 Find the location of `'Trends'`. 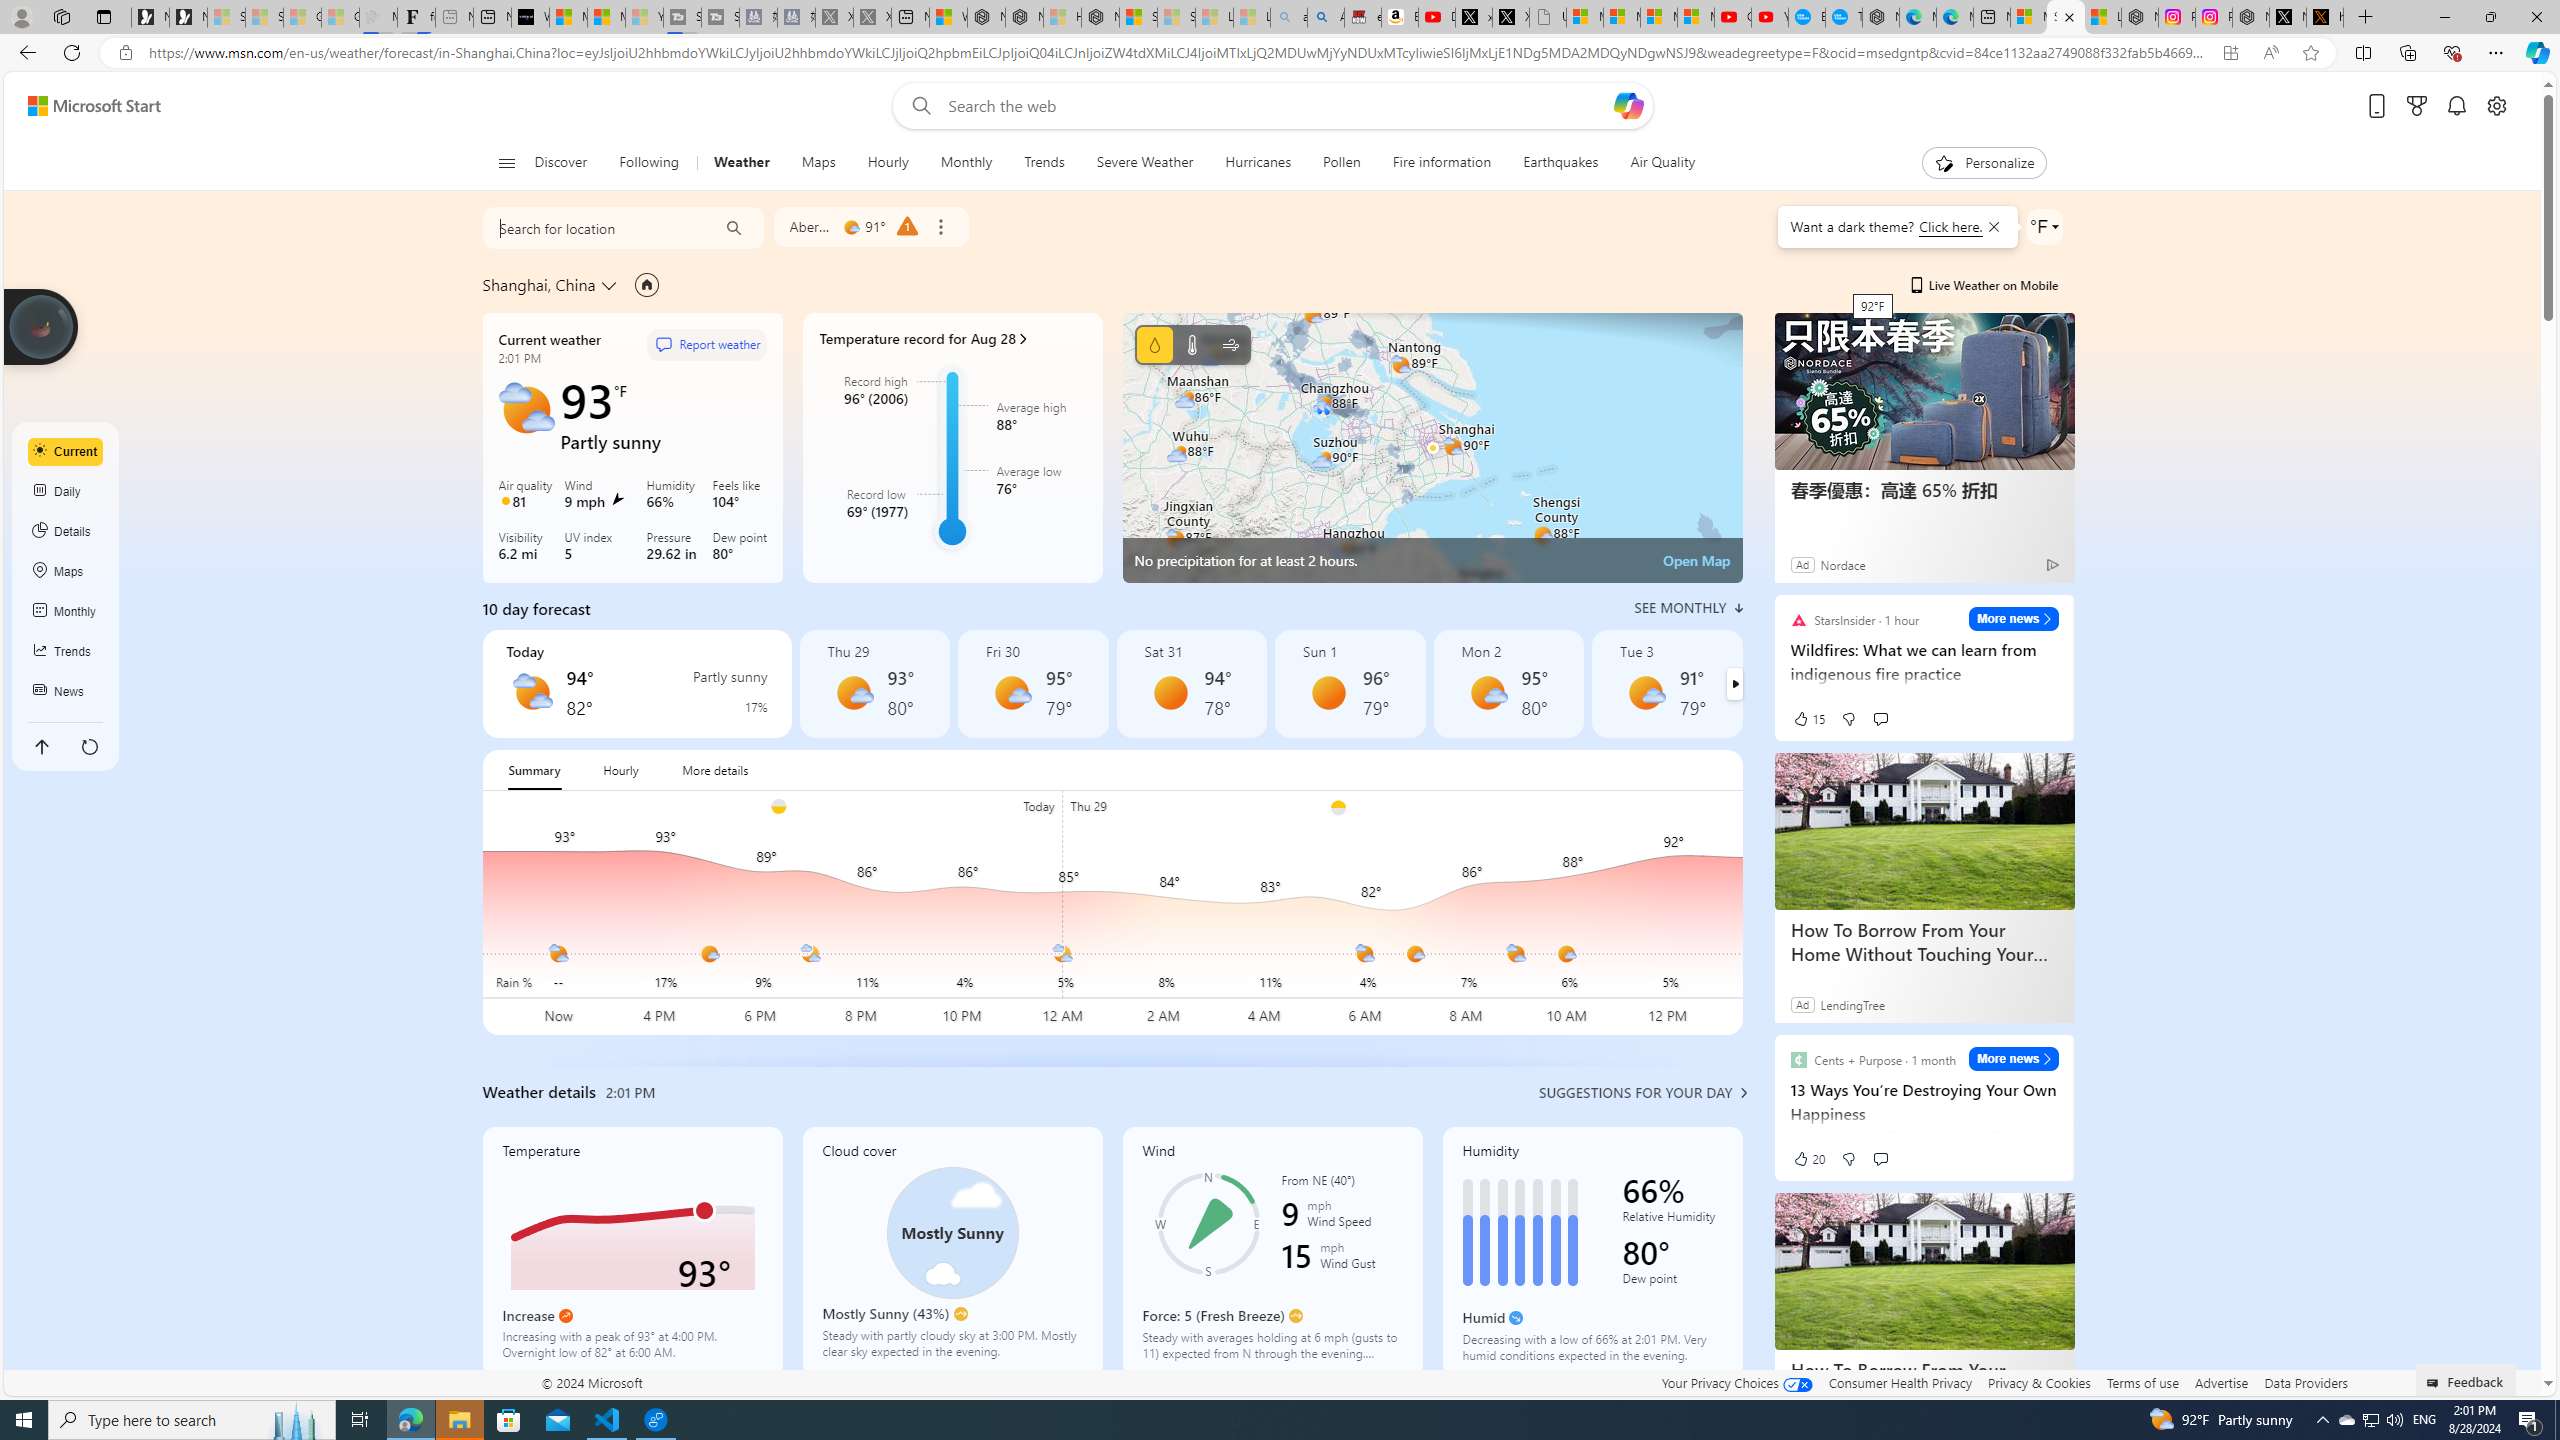

'Trends' is located at coordinates (1043, 162).